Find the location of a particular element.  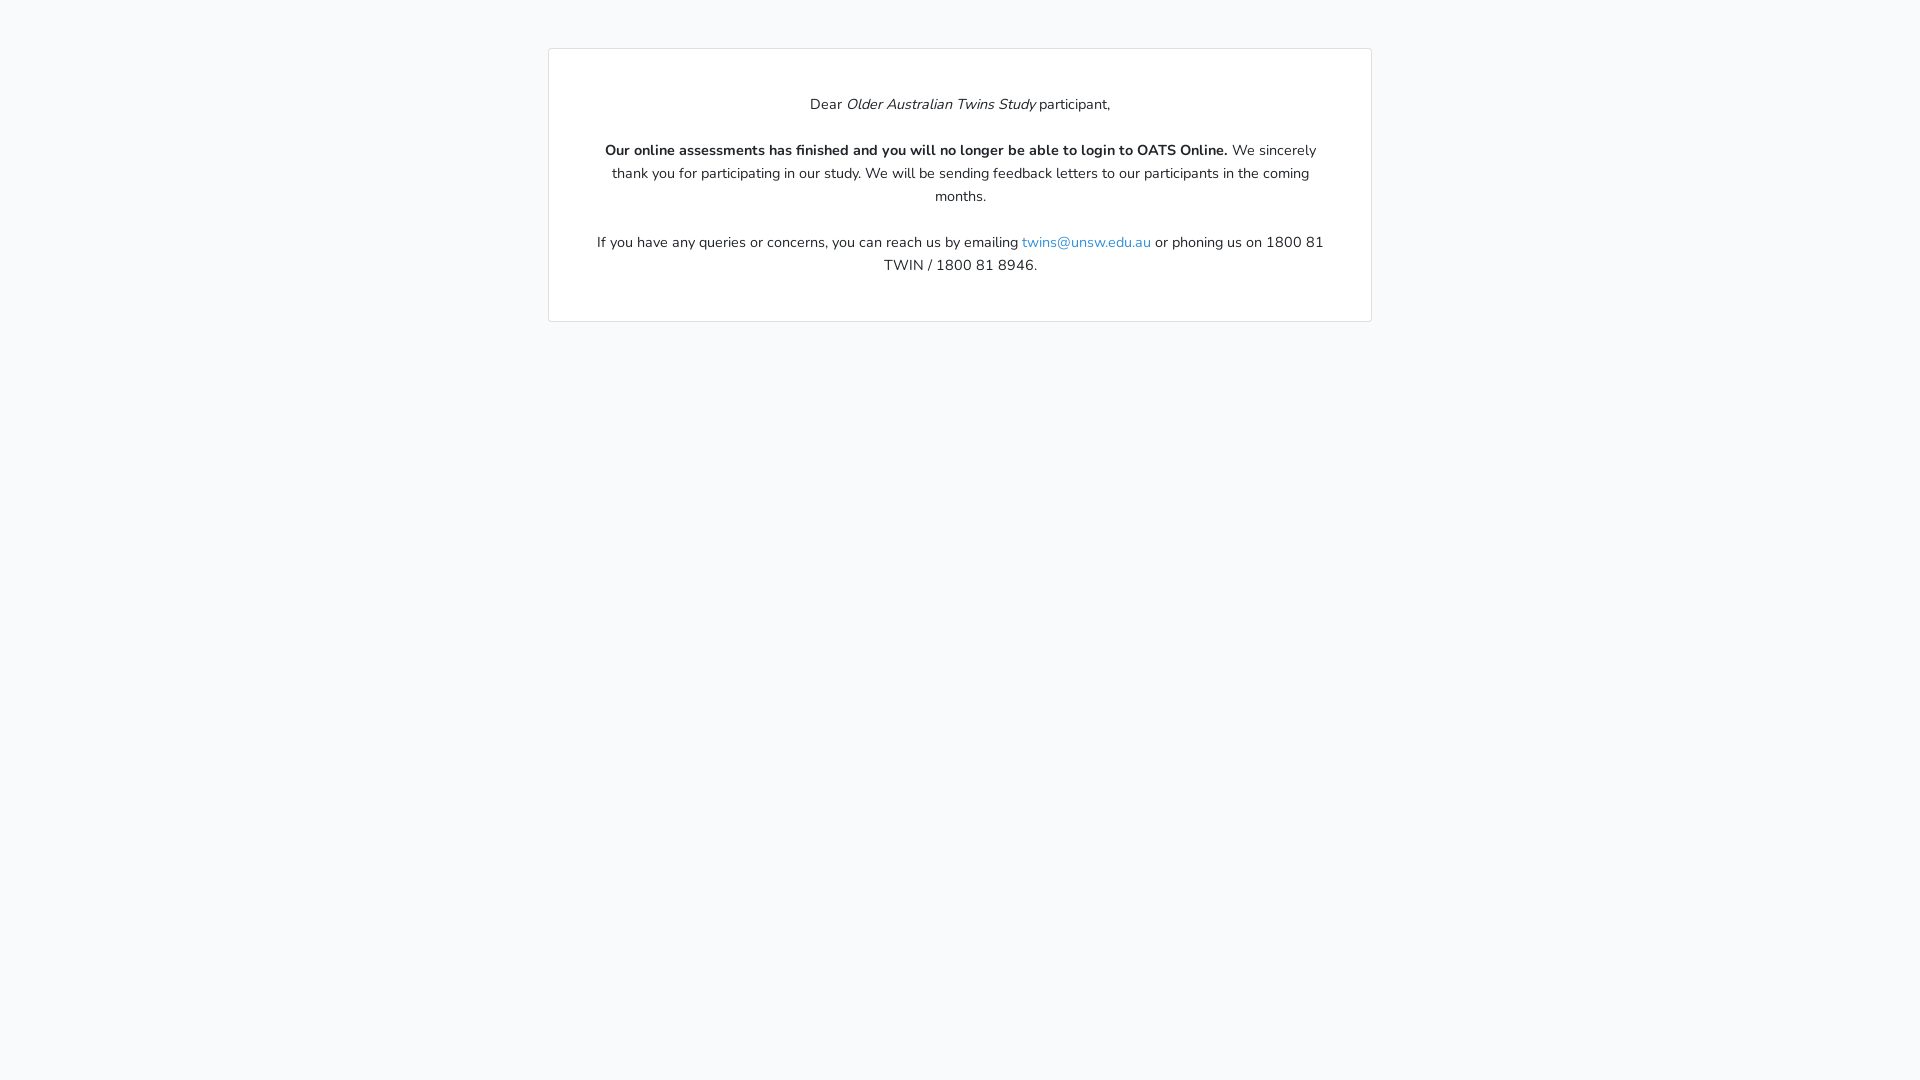

'twins@unsw.edu.au' is located at coordinates (1085, 241).